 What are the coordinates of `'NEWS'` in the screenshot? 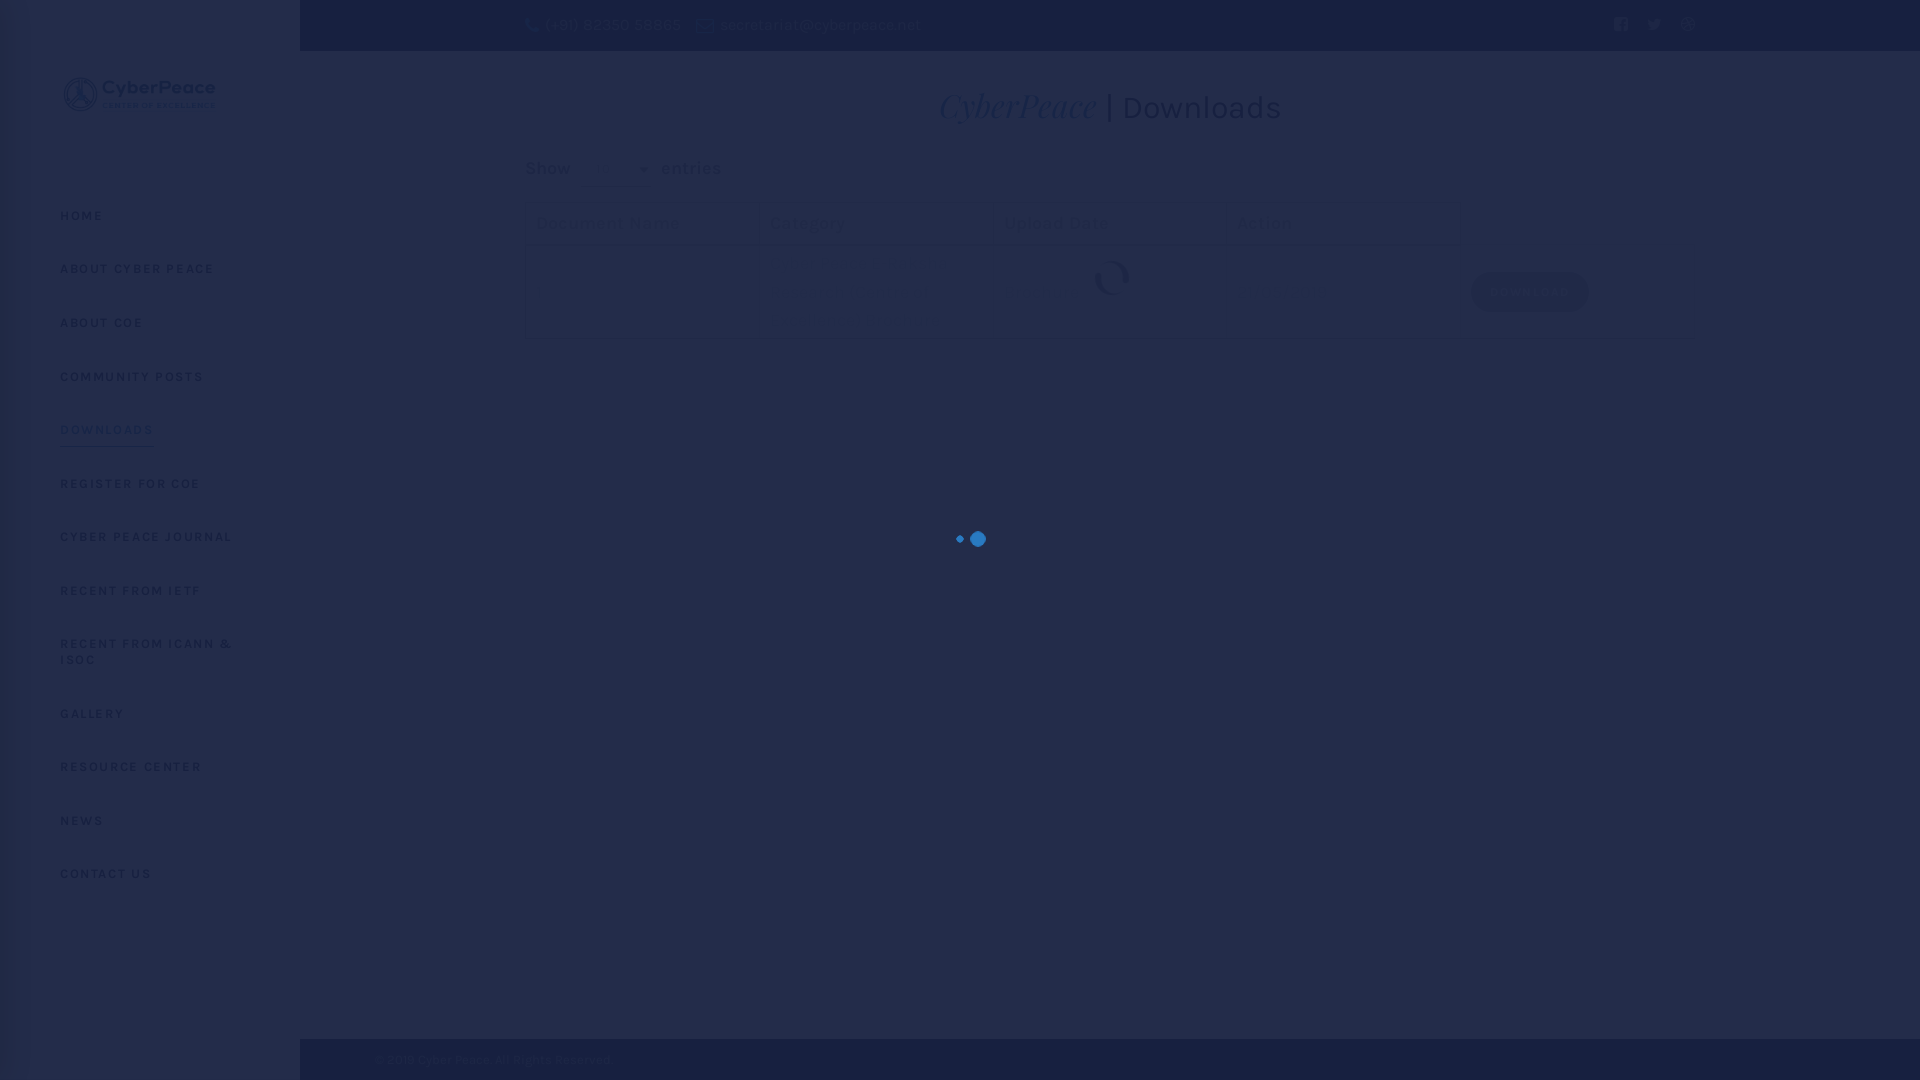 It's located at (148, 821).